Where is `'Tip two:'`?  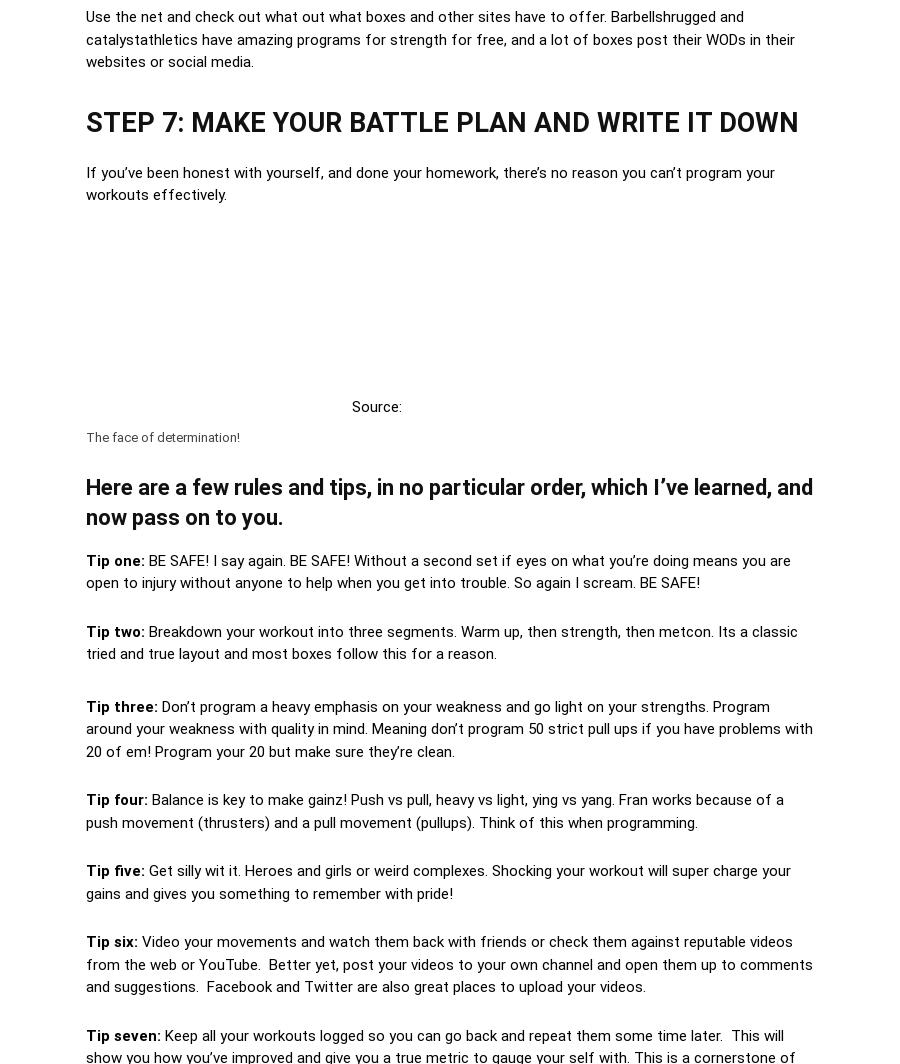
'Tip two:' is located at coordinates (115, 630).